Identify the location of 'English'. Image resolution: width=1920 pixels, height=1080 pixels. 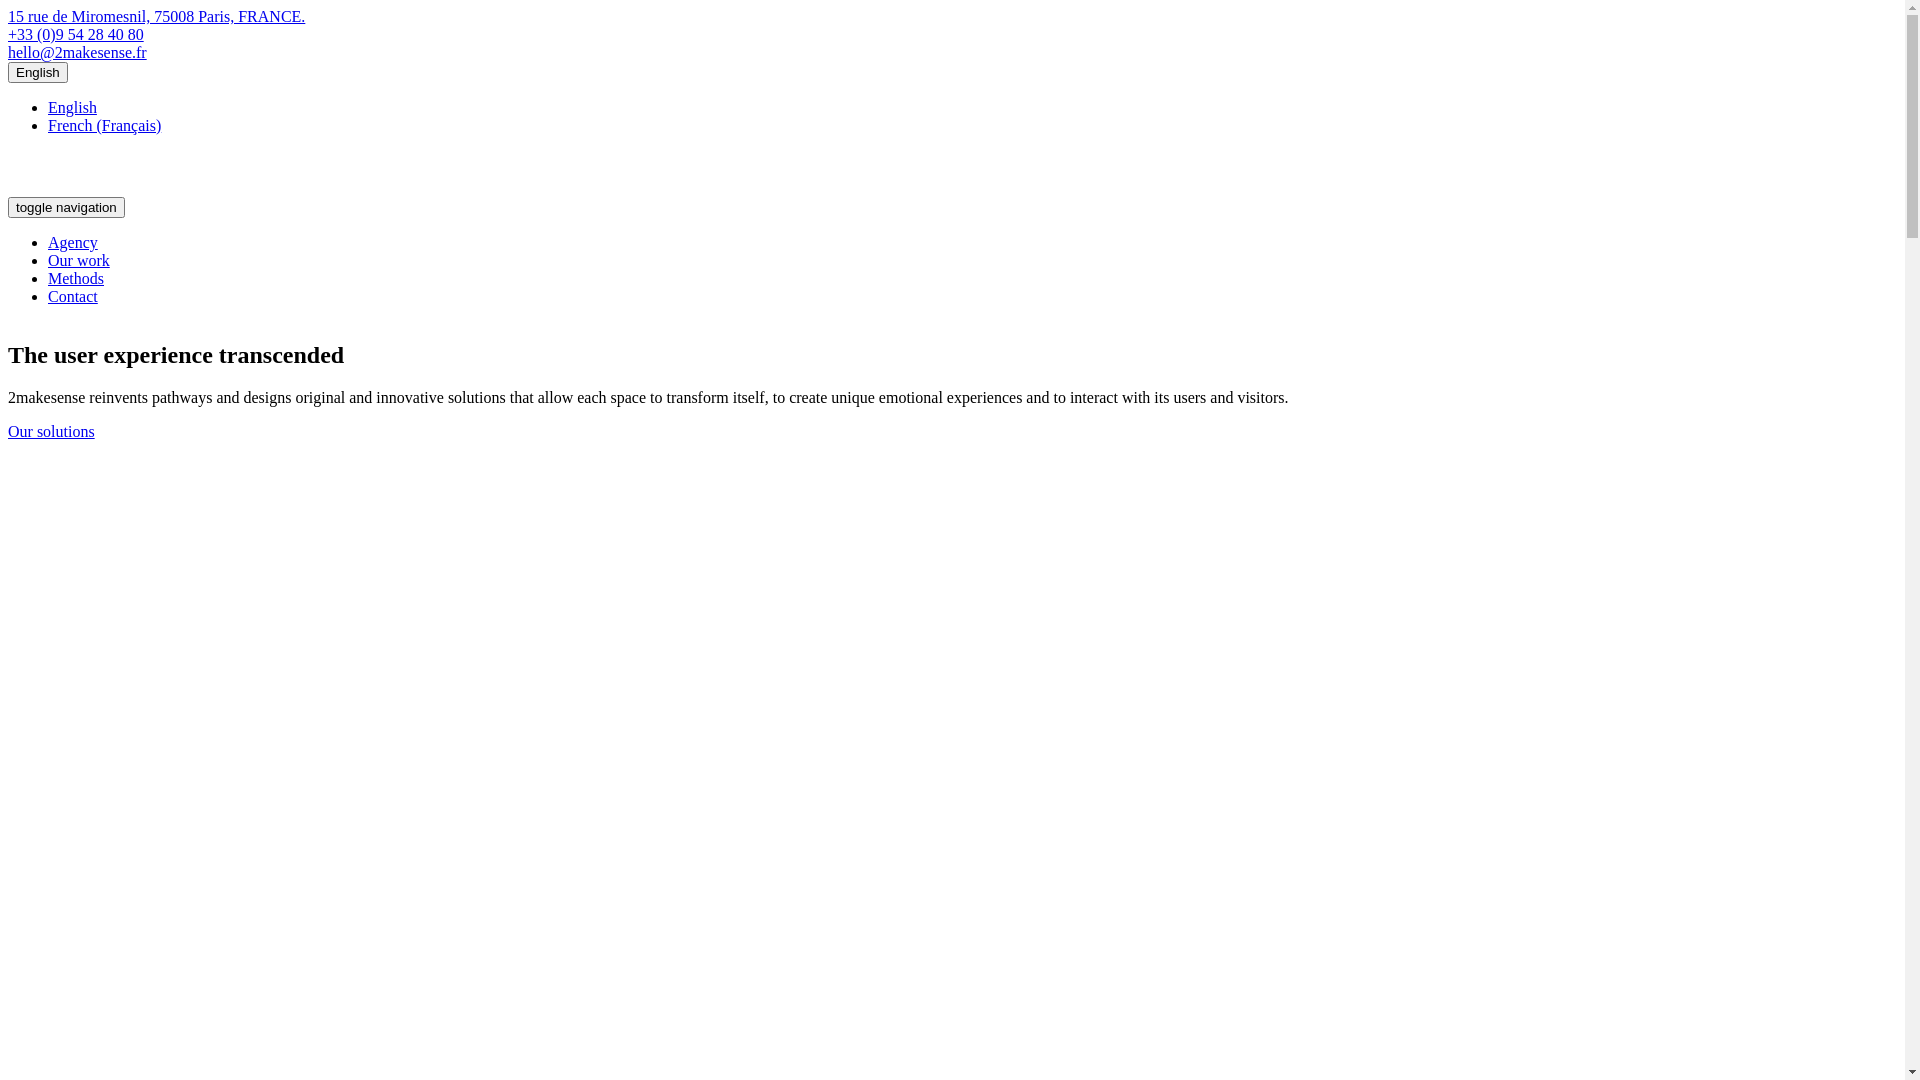
(38, 71).